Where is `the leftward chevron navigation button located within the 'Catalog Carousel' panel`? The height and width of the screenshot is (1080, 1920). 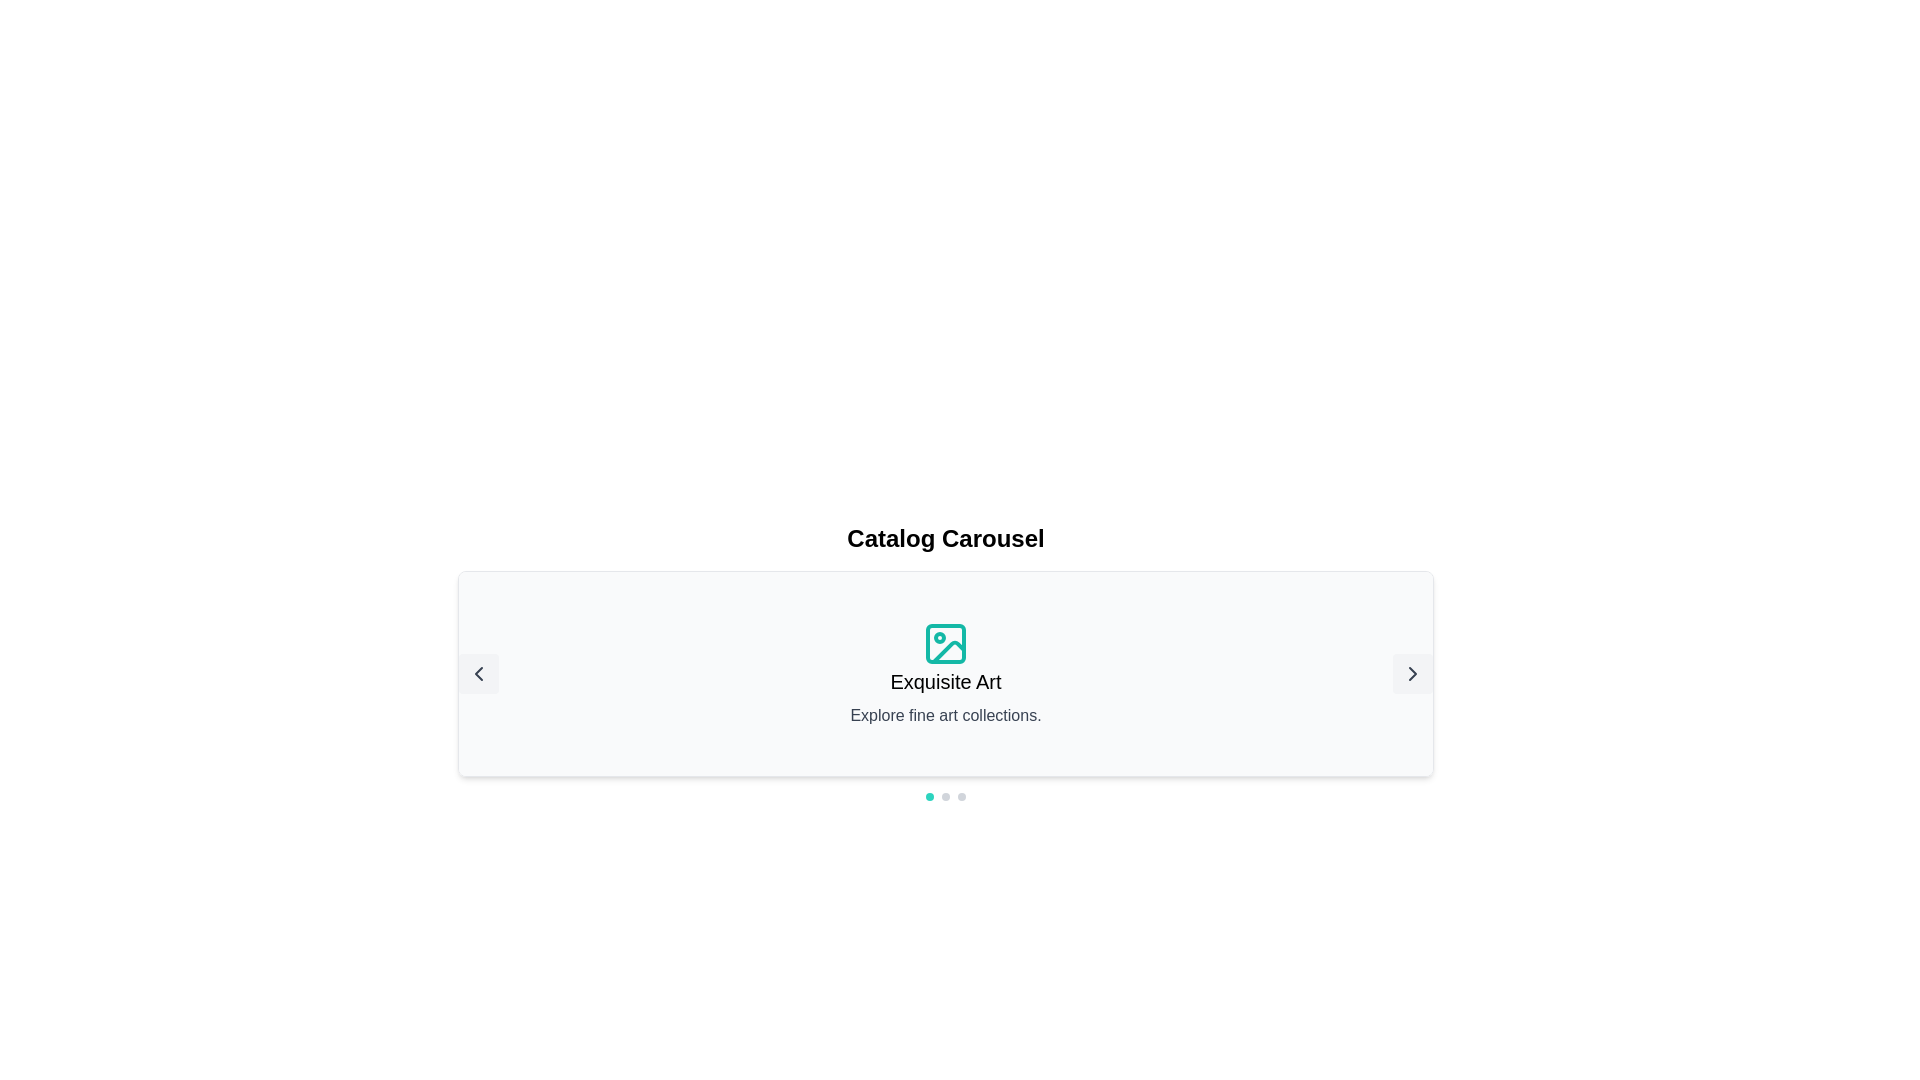 the leftward chevron navigation button located within the 'Catalog Carousel' panel is located at coordinates (478, 674).